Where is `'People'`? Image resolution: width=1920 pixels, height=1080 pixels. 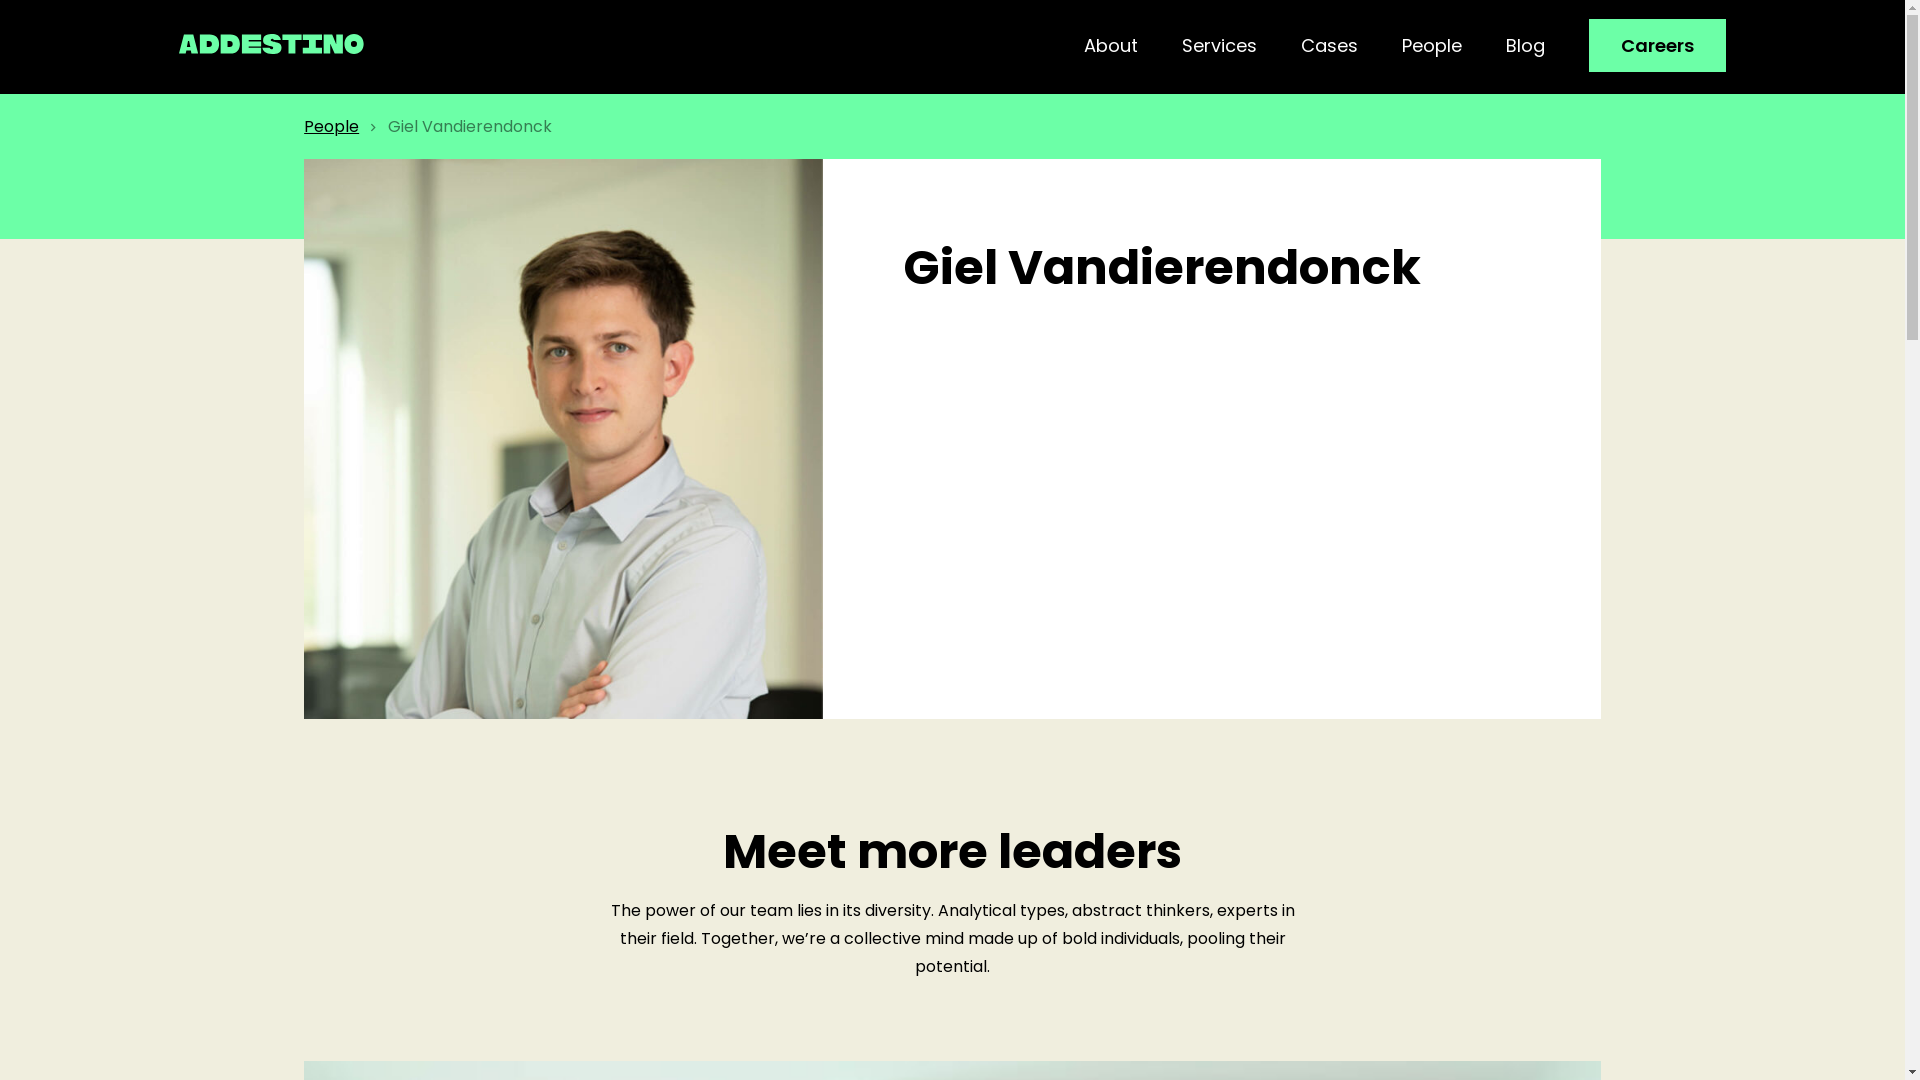 'People' is located at coordinates (302, 126).